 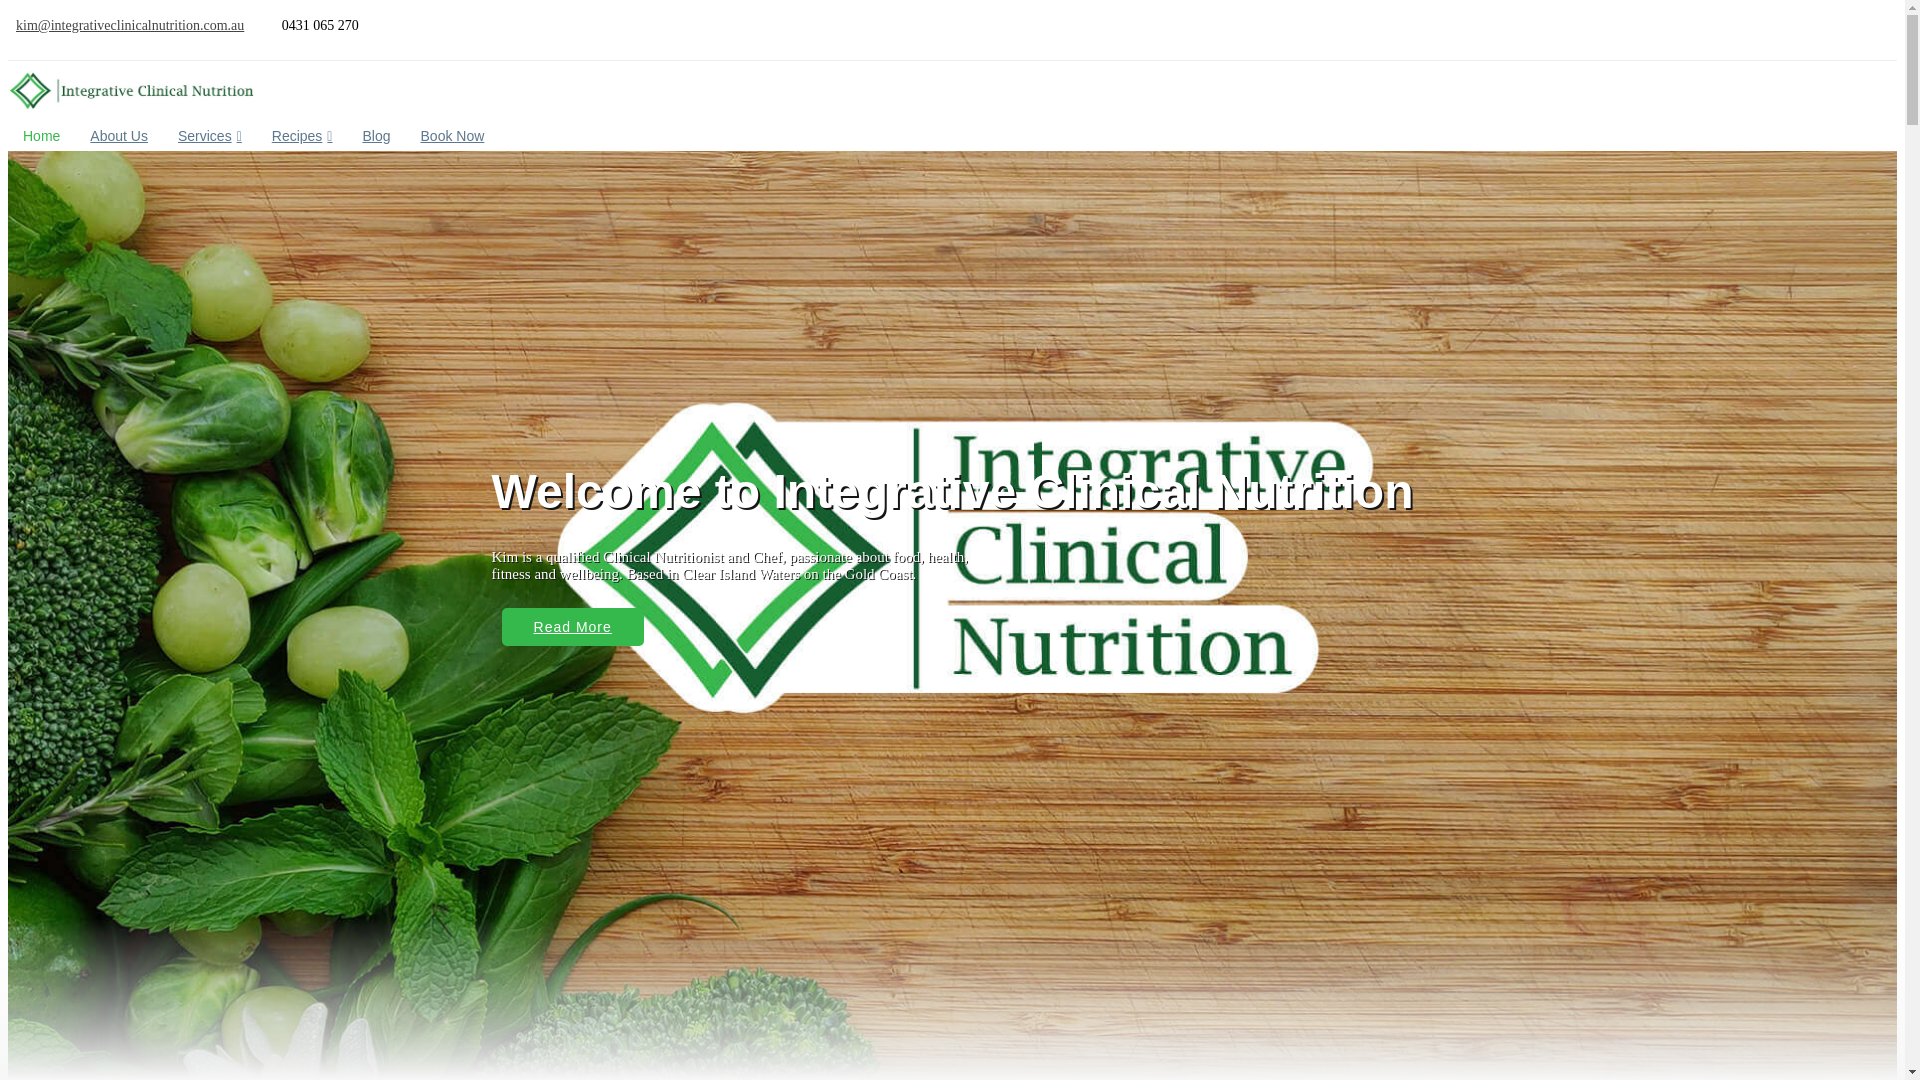 What do you see at coordinates (41, 136) in the screenshot?
I see `'Home'` at bounding box center [41, 136].